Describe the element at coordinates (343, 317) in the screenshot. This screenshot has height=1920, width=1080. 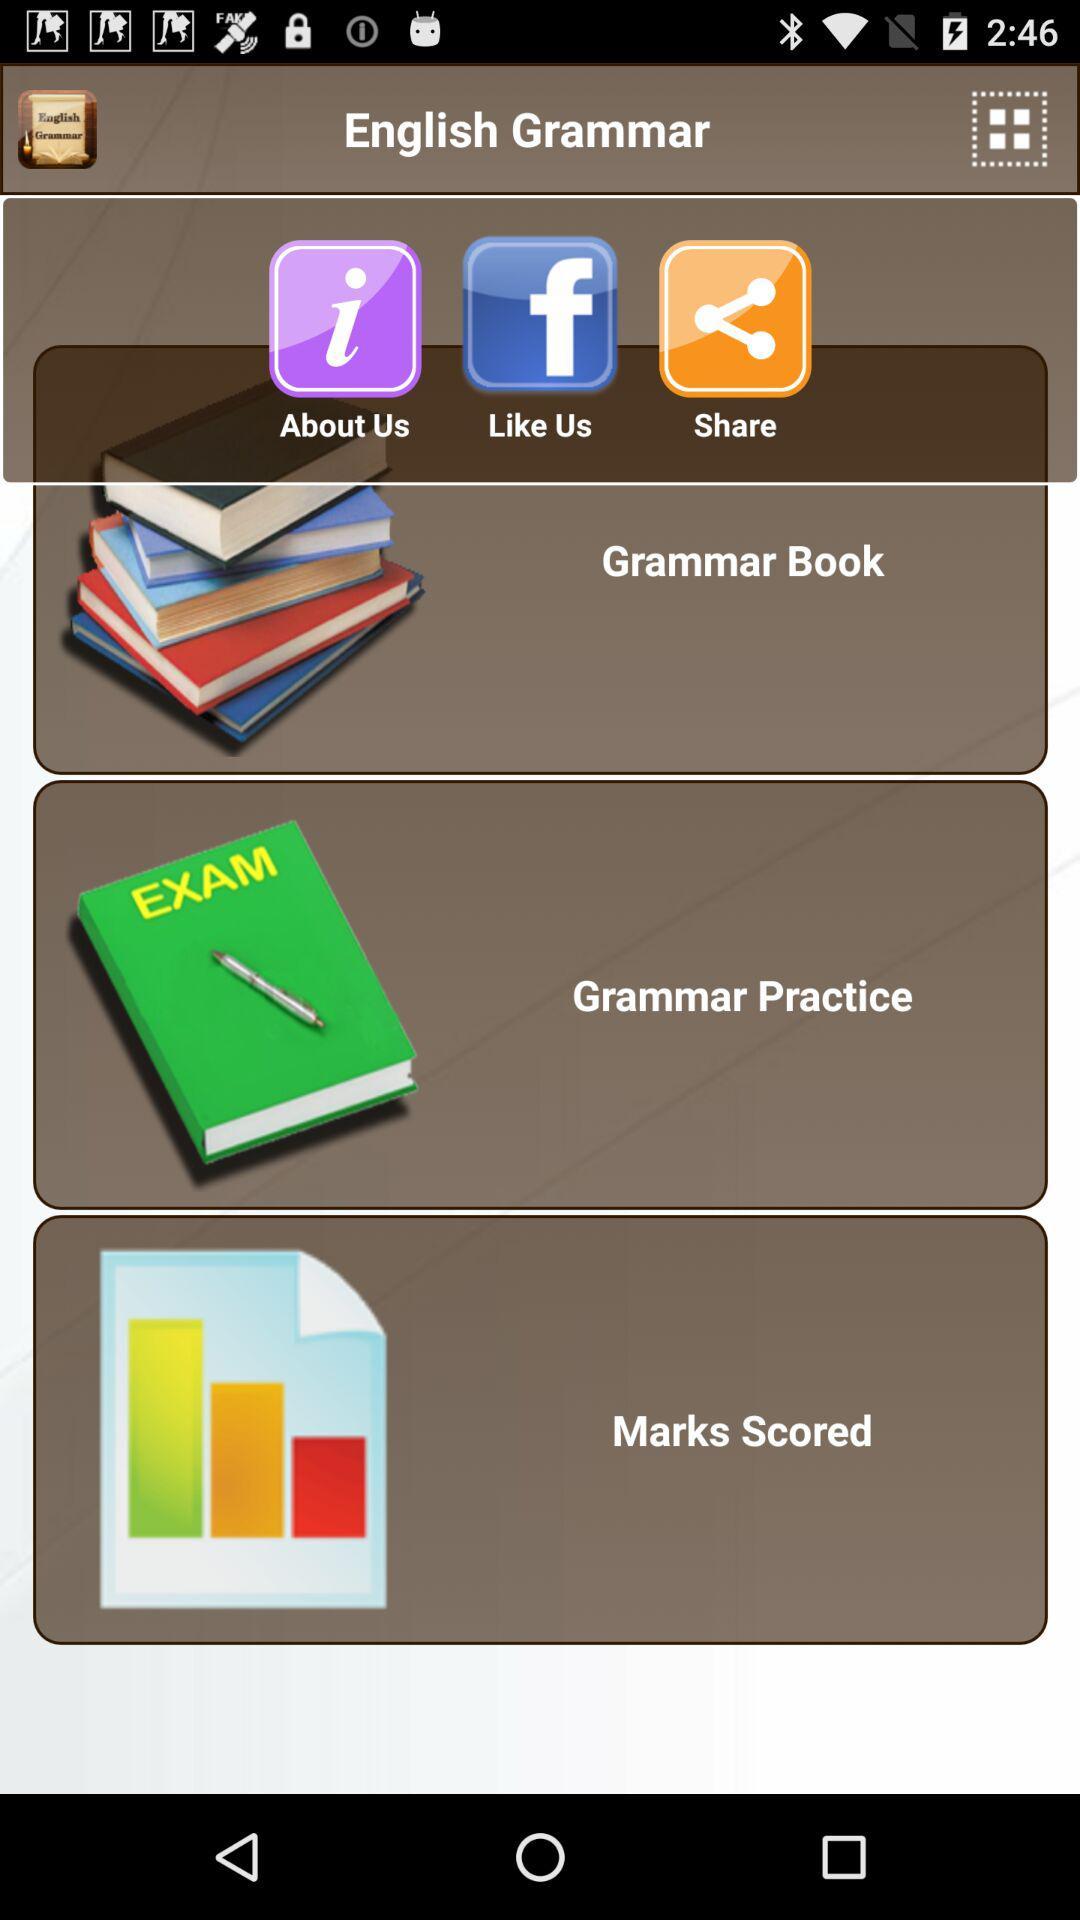
I see `the item below english grammar item` at that location.